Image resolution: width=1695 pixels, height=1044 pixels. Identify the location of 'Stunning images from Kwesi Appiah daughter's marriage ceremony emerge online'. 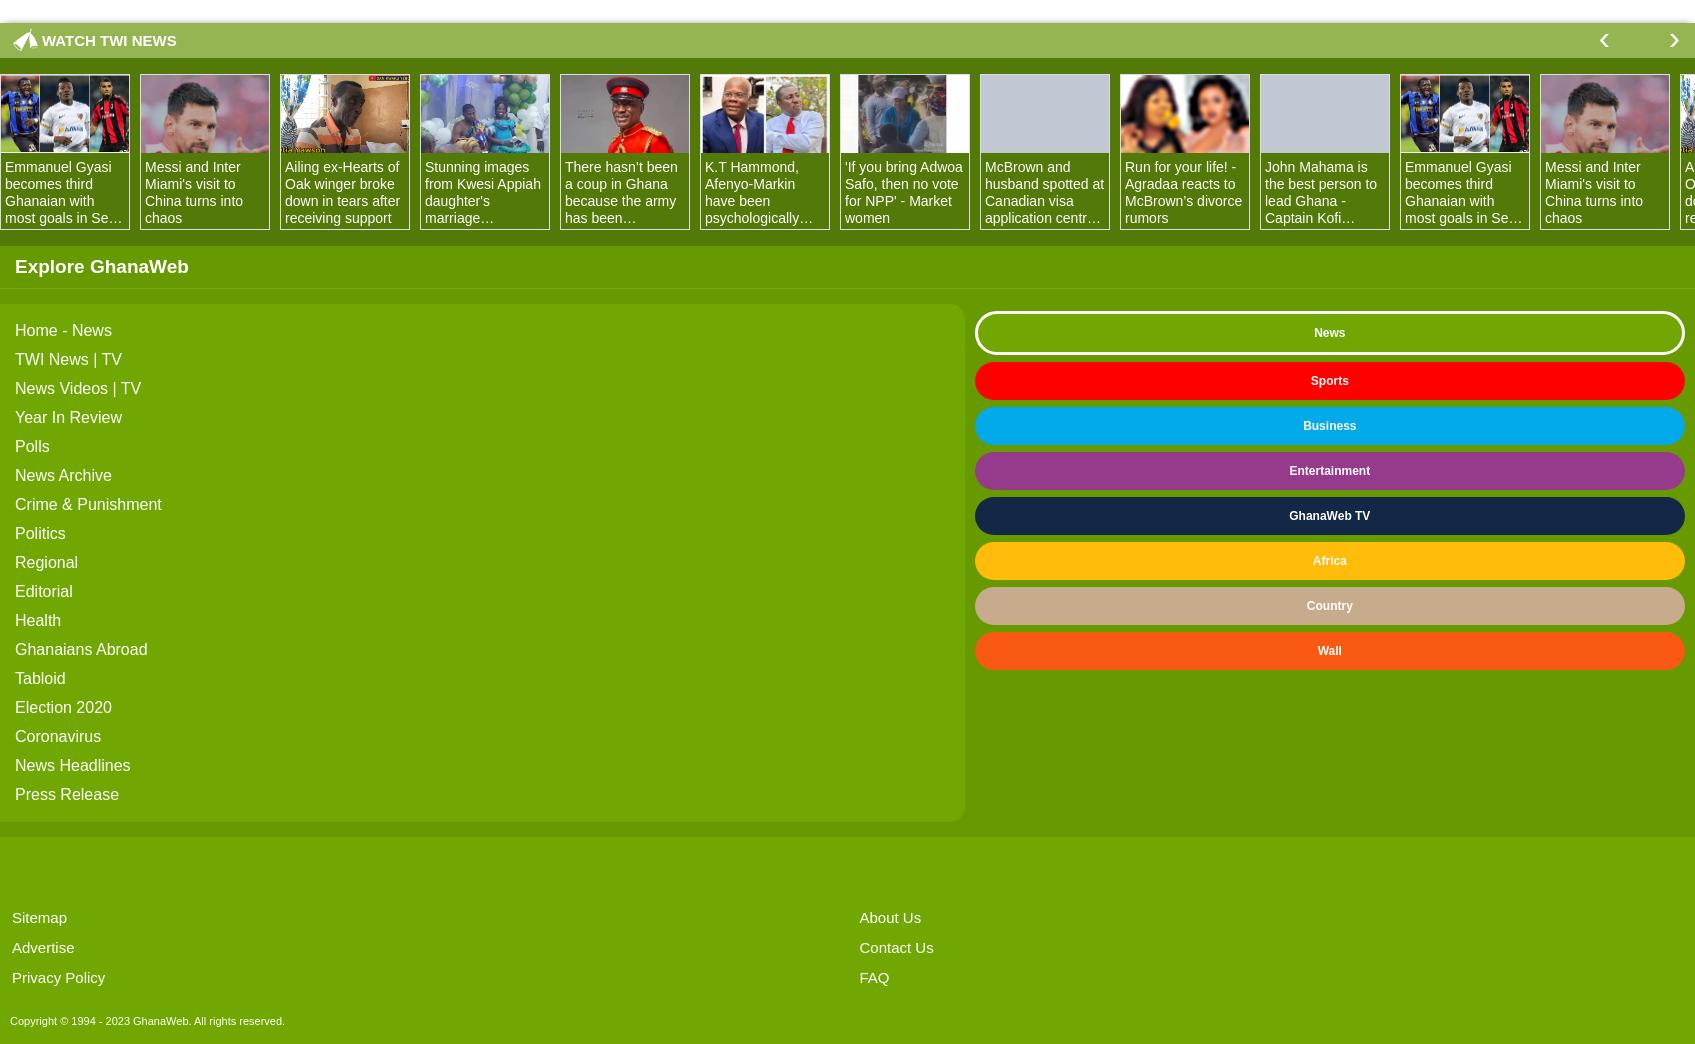
(481, 209).